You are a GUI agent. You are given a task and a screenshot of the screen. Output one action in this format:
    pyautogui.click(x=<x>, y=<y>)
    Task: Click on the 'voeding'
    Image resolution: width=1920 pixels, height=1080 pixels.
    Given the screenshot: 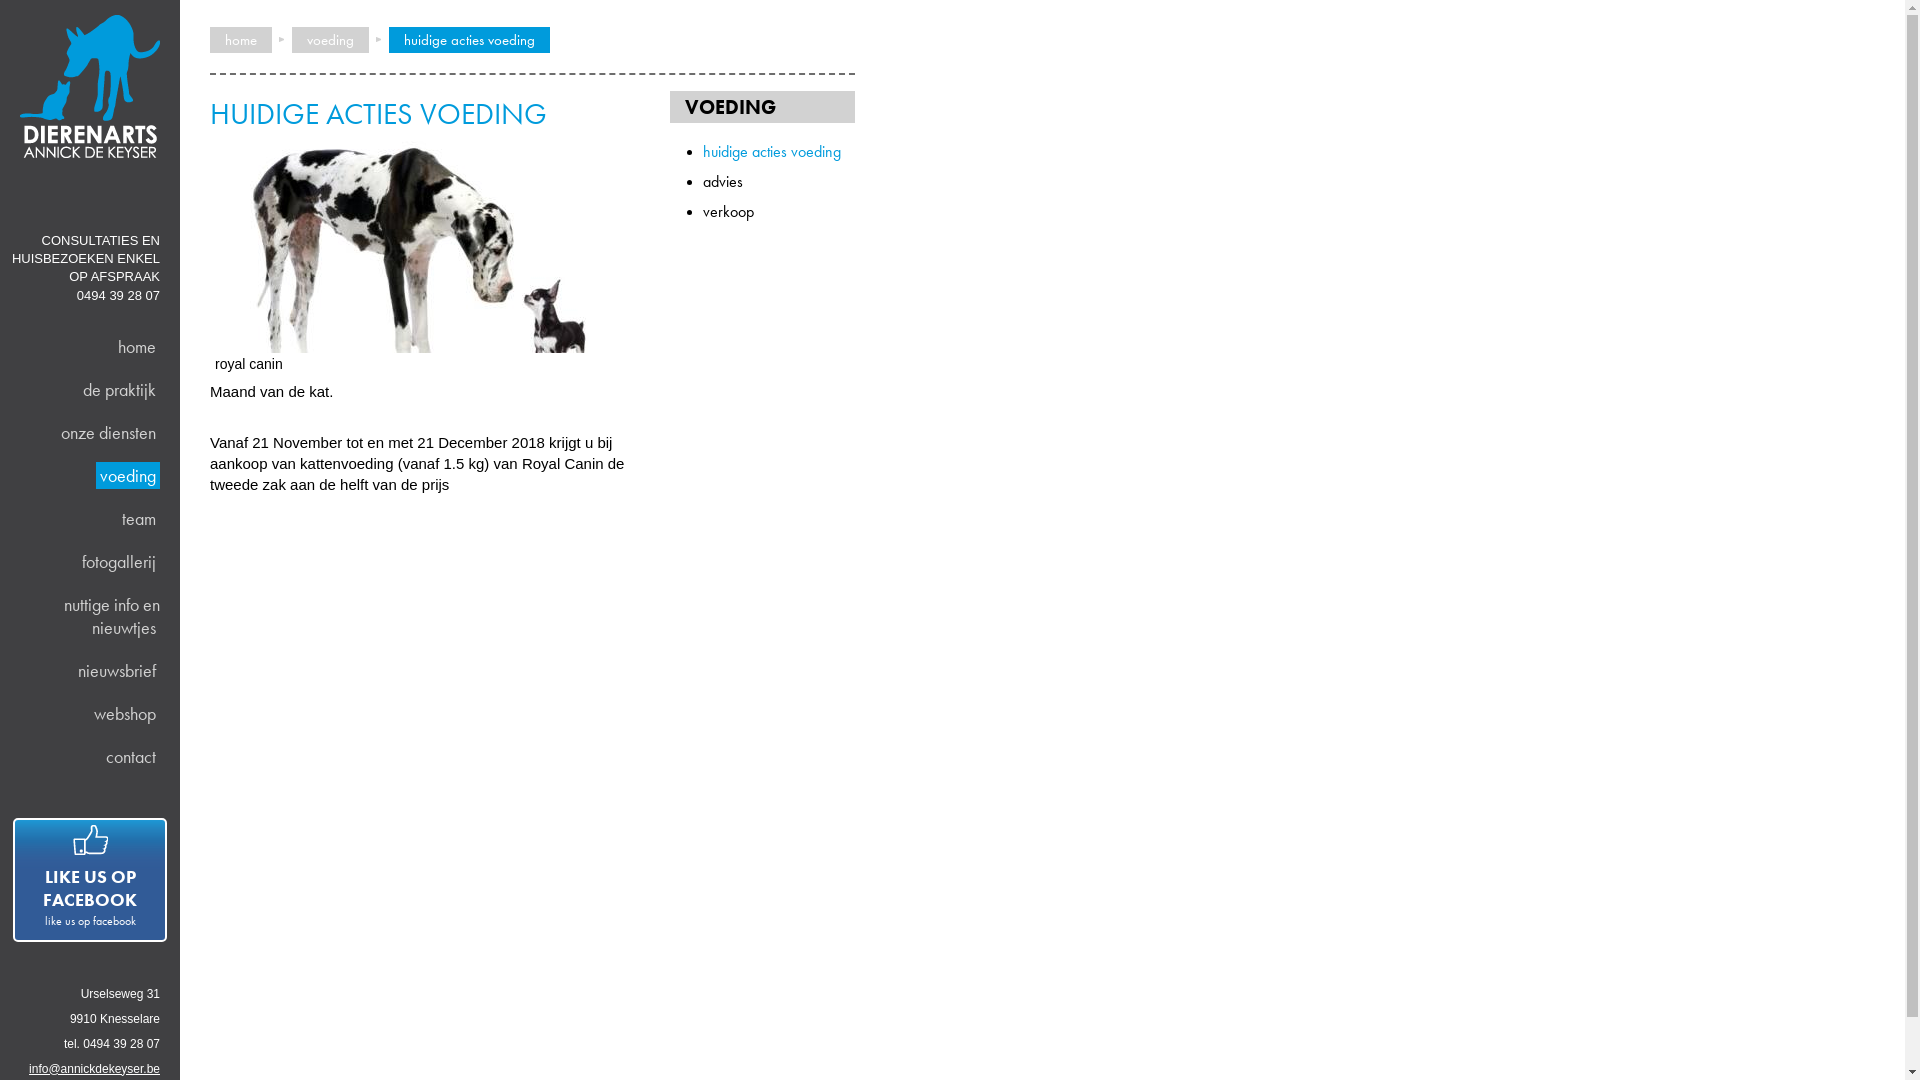 What is the action you would take?
    pyautogui.click(x=95, y=475)
    